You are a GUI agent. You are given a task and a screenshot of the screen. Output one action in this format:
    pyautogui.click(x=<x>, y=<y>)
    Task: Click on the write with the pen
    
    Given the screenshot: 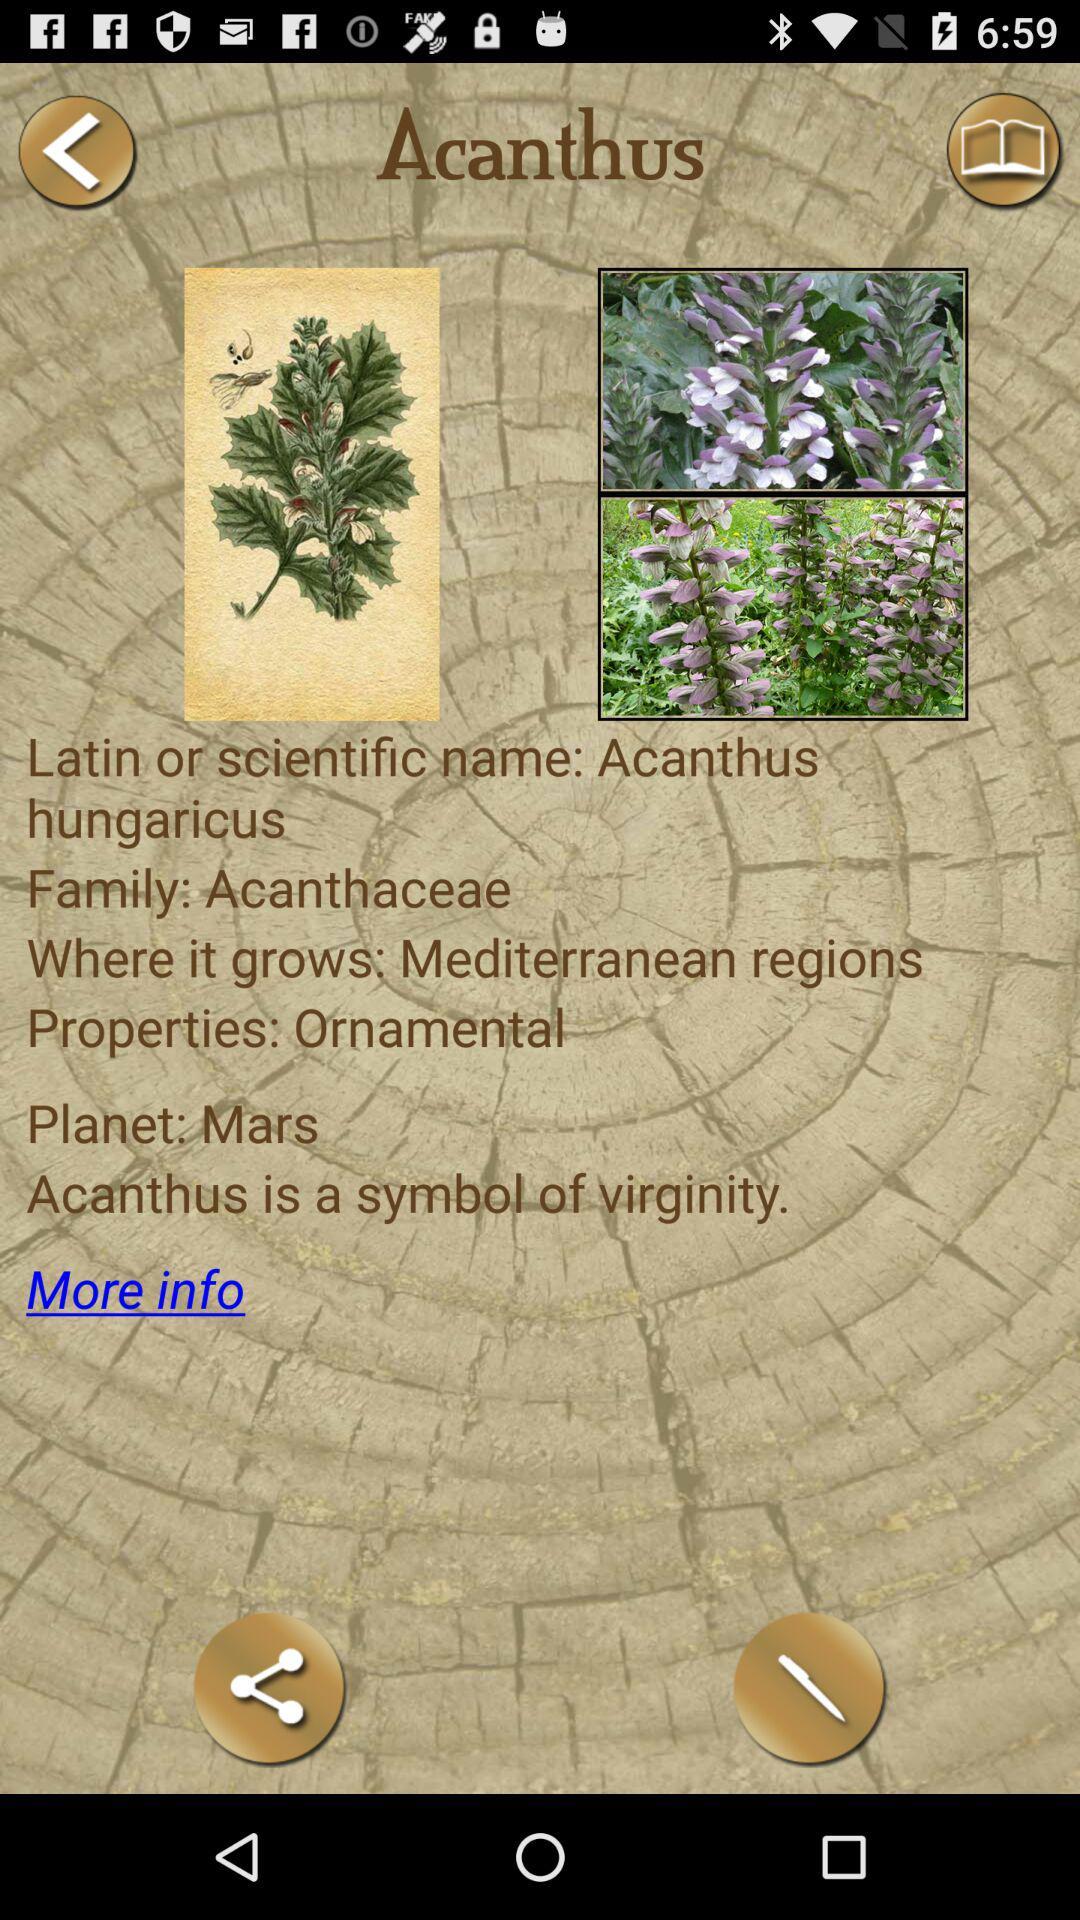 What is the action you would take?
    pyautogui.click(x=810, y=1688)
    